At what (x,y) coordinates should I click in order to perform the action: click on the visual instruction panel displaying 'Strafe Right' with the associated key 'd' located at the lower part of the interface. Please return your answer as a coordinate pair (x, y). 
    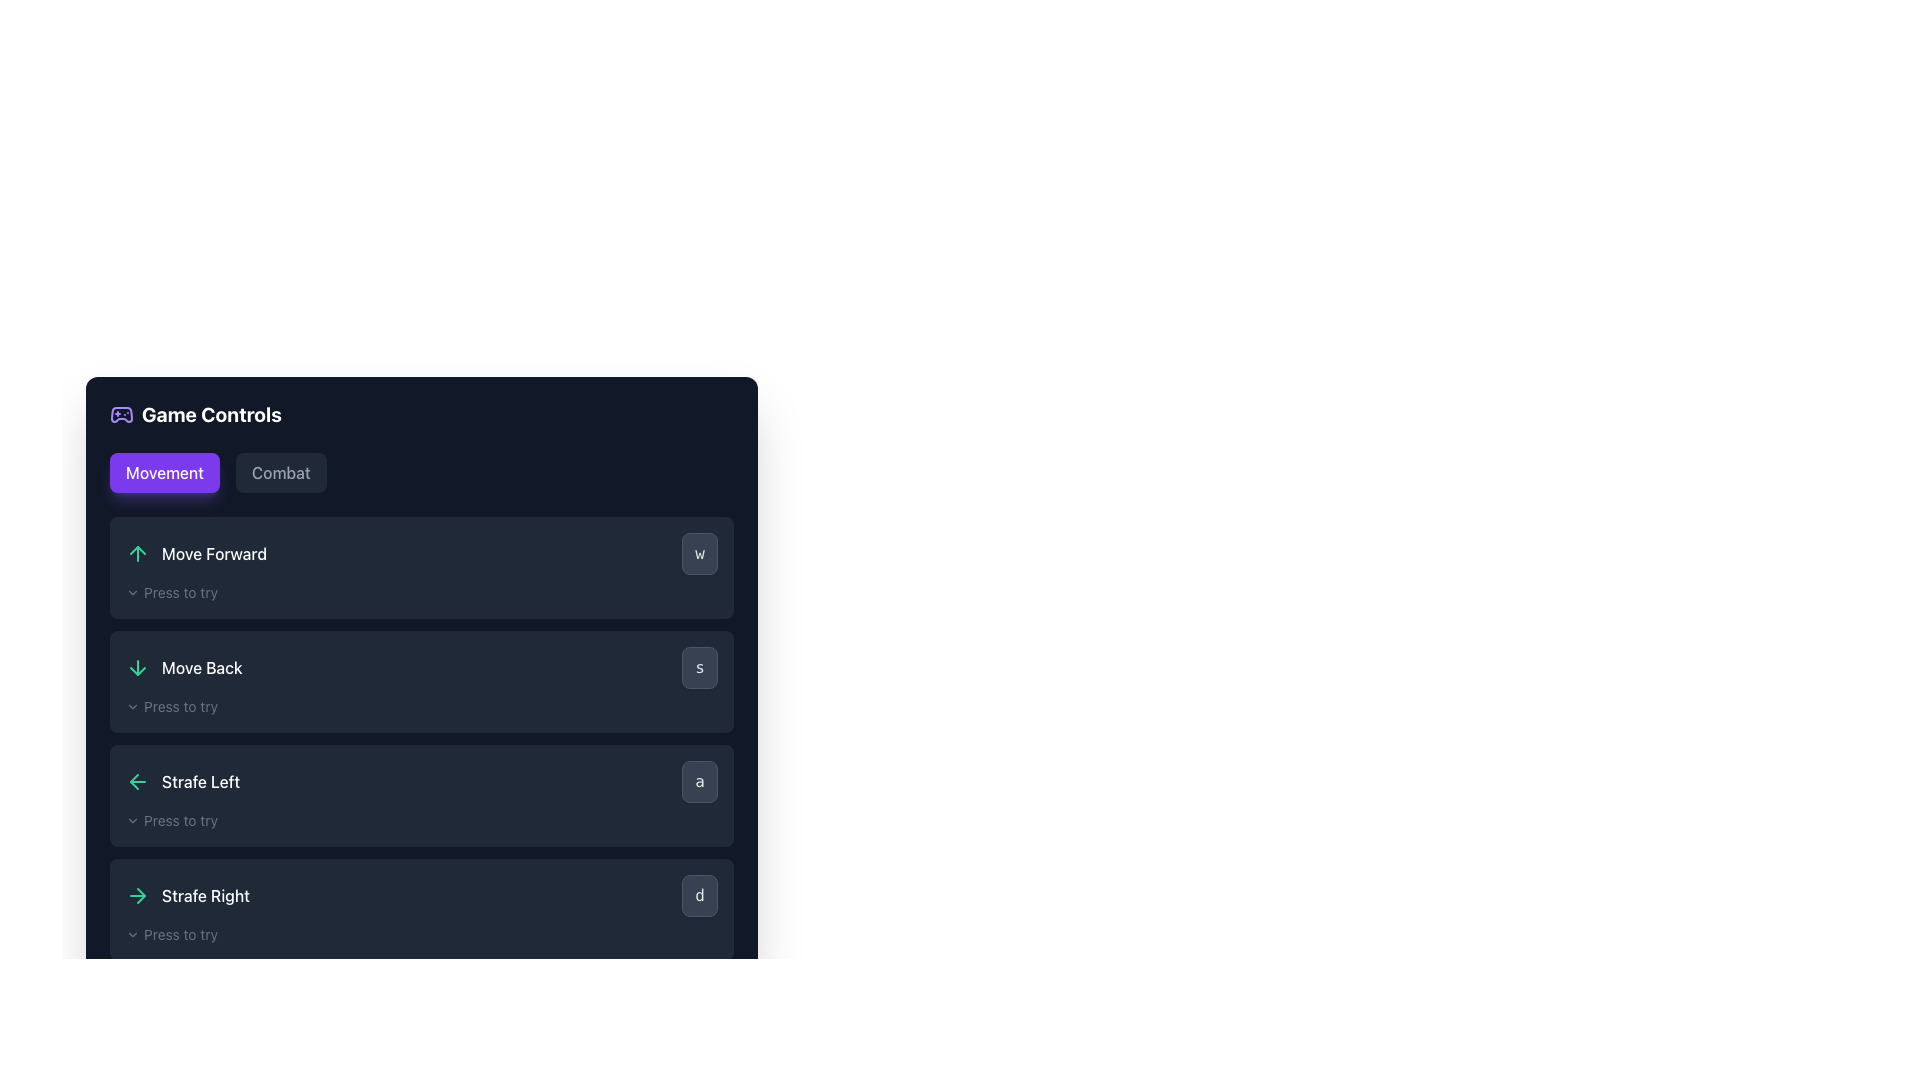
    Looking at the image, I should click on (421, 894).